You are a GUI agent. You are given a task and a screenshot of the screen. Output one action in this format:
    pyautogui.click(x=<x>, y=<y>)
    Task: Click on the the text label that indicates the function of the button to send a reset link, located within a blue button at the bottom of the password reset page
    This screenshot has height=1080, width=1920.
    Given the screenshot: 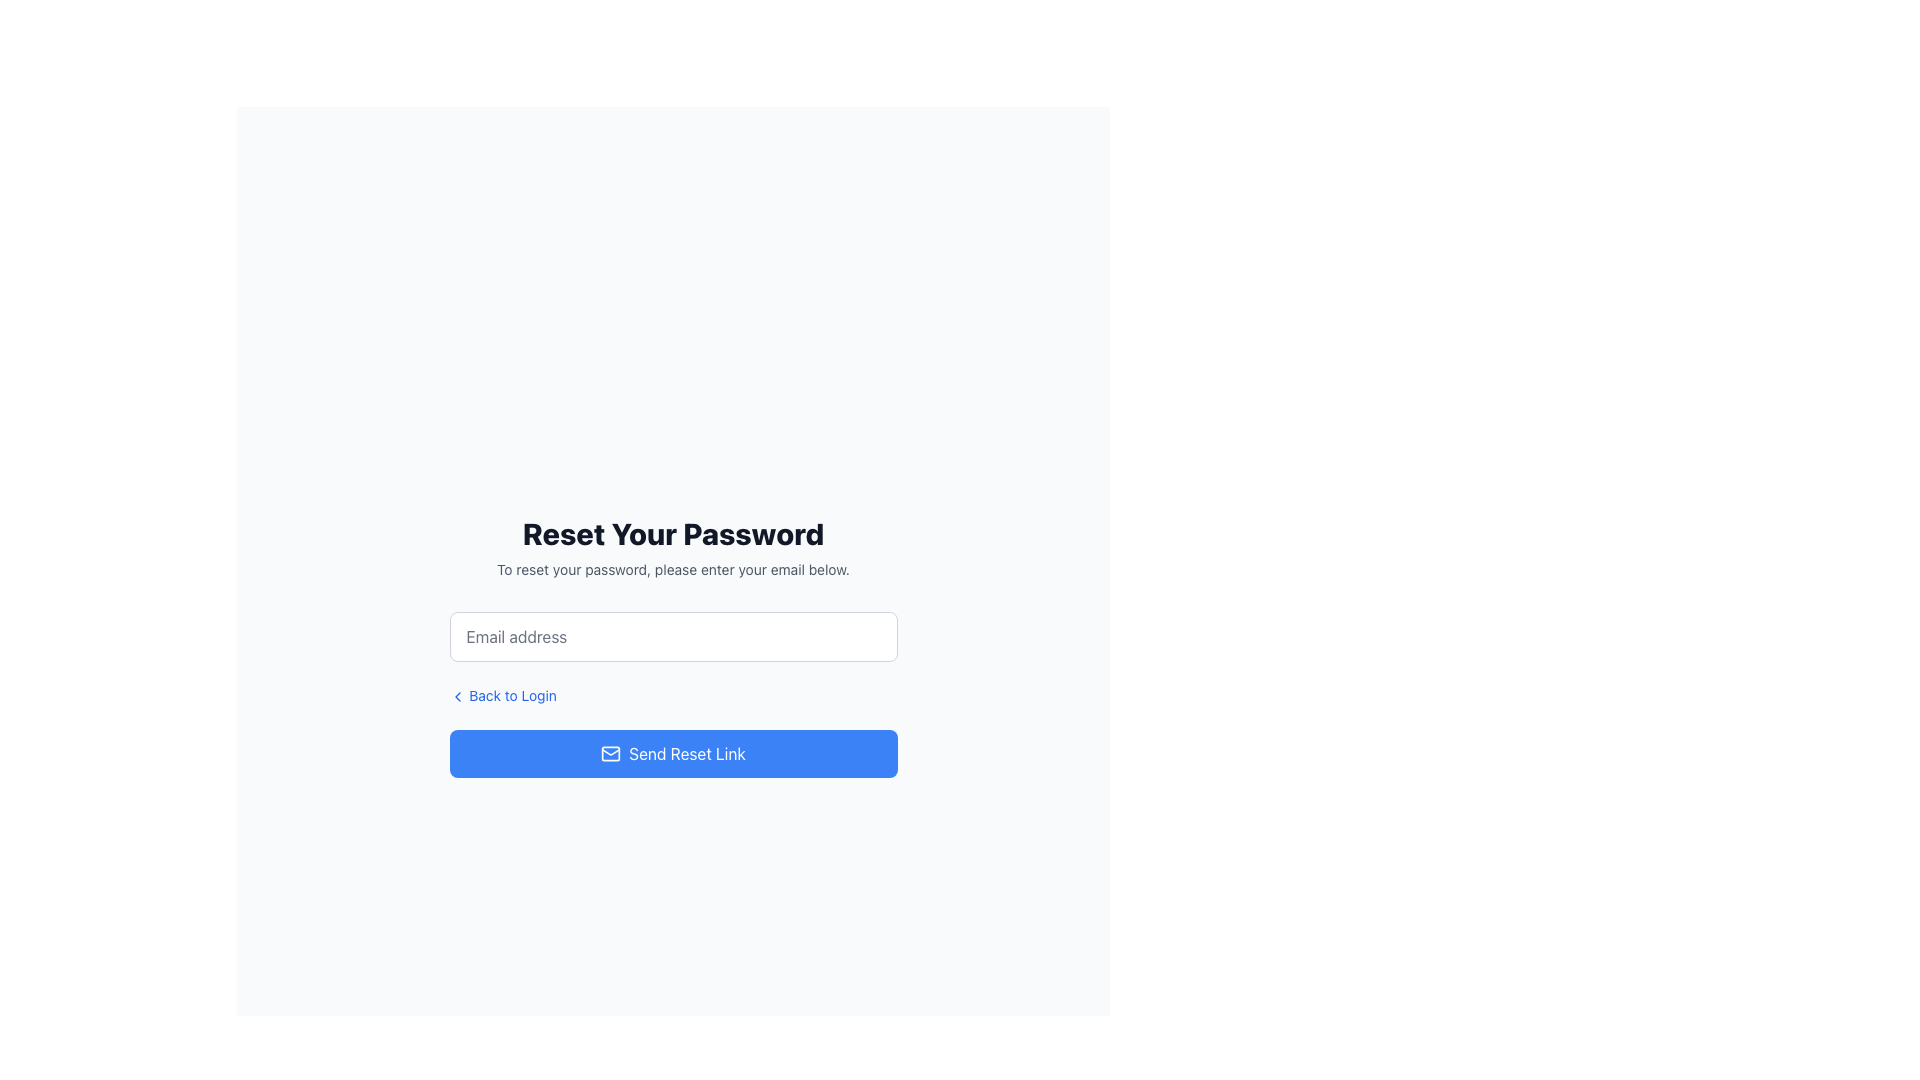 What is the action you would take?
    pyautogui.click(x=687, y=753)
    